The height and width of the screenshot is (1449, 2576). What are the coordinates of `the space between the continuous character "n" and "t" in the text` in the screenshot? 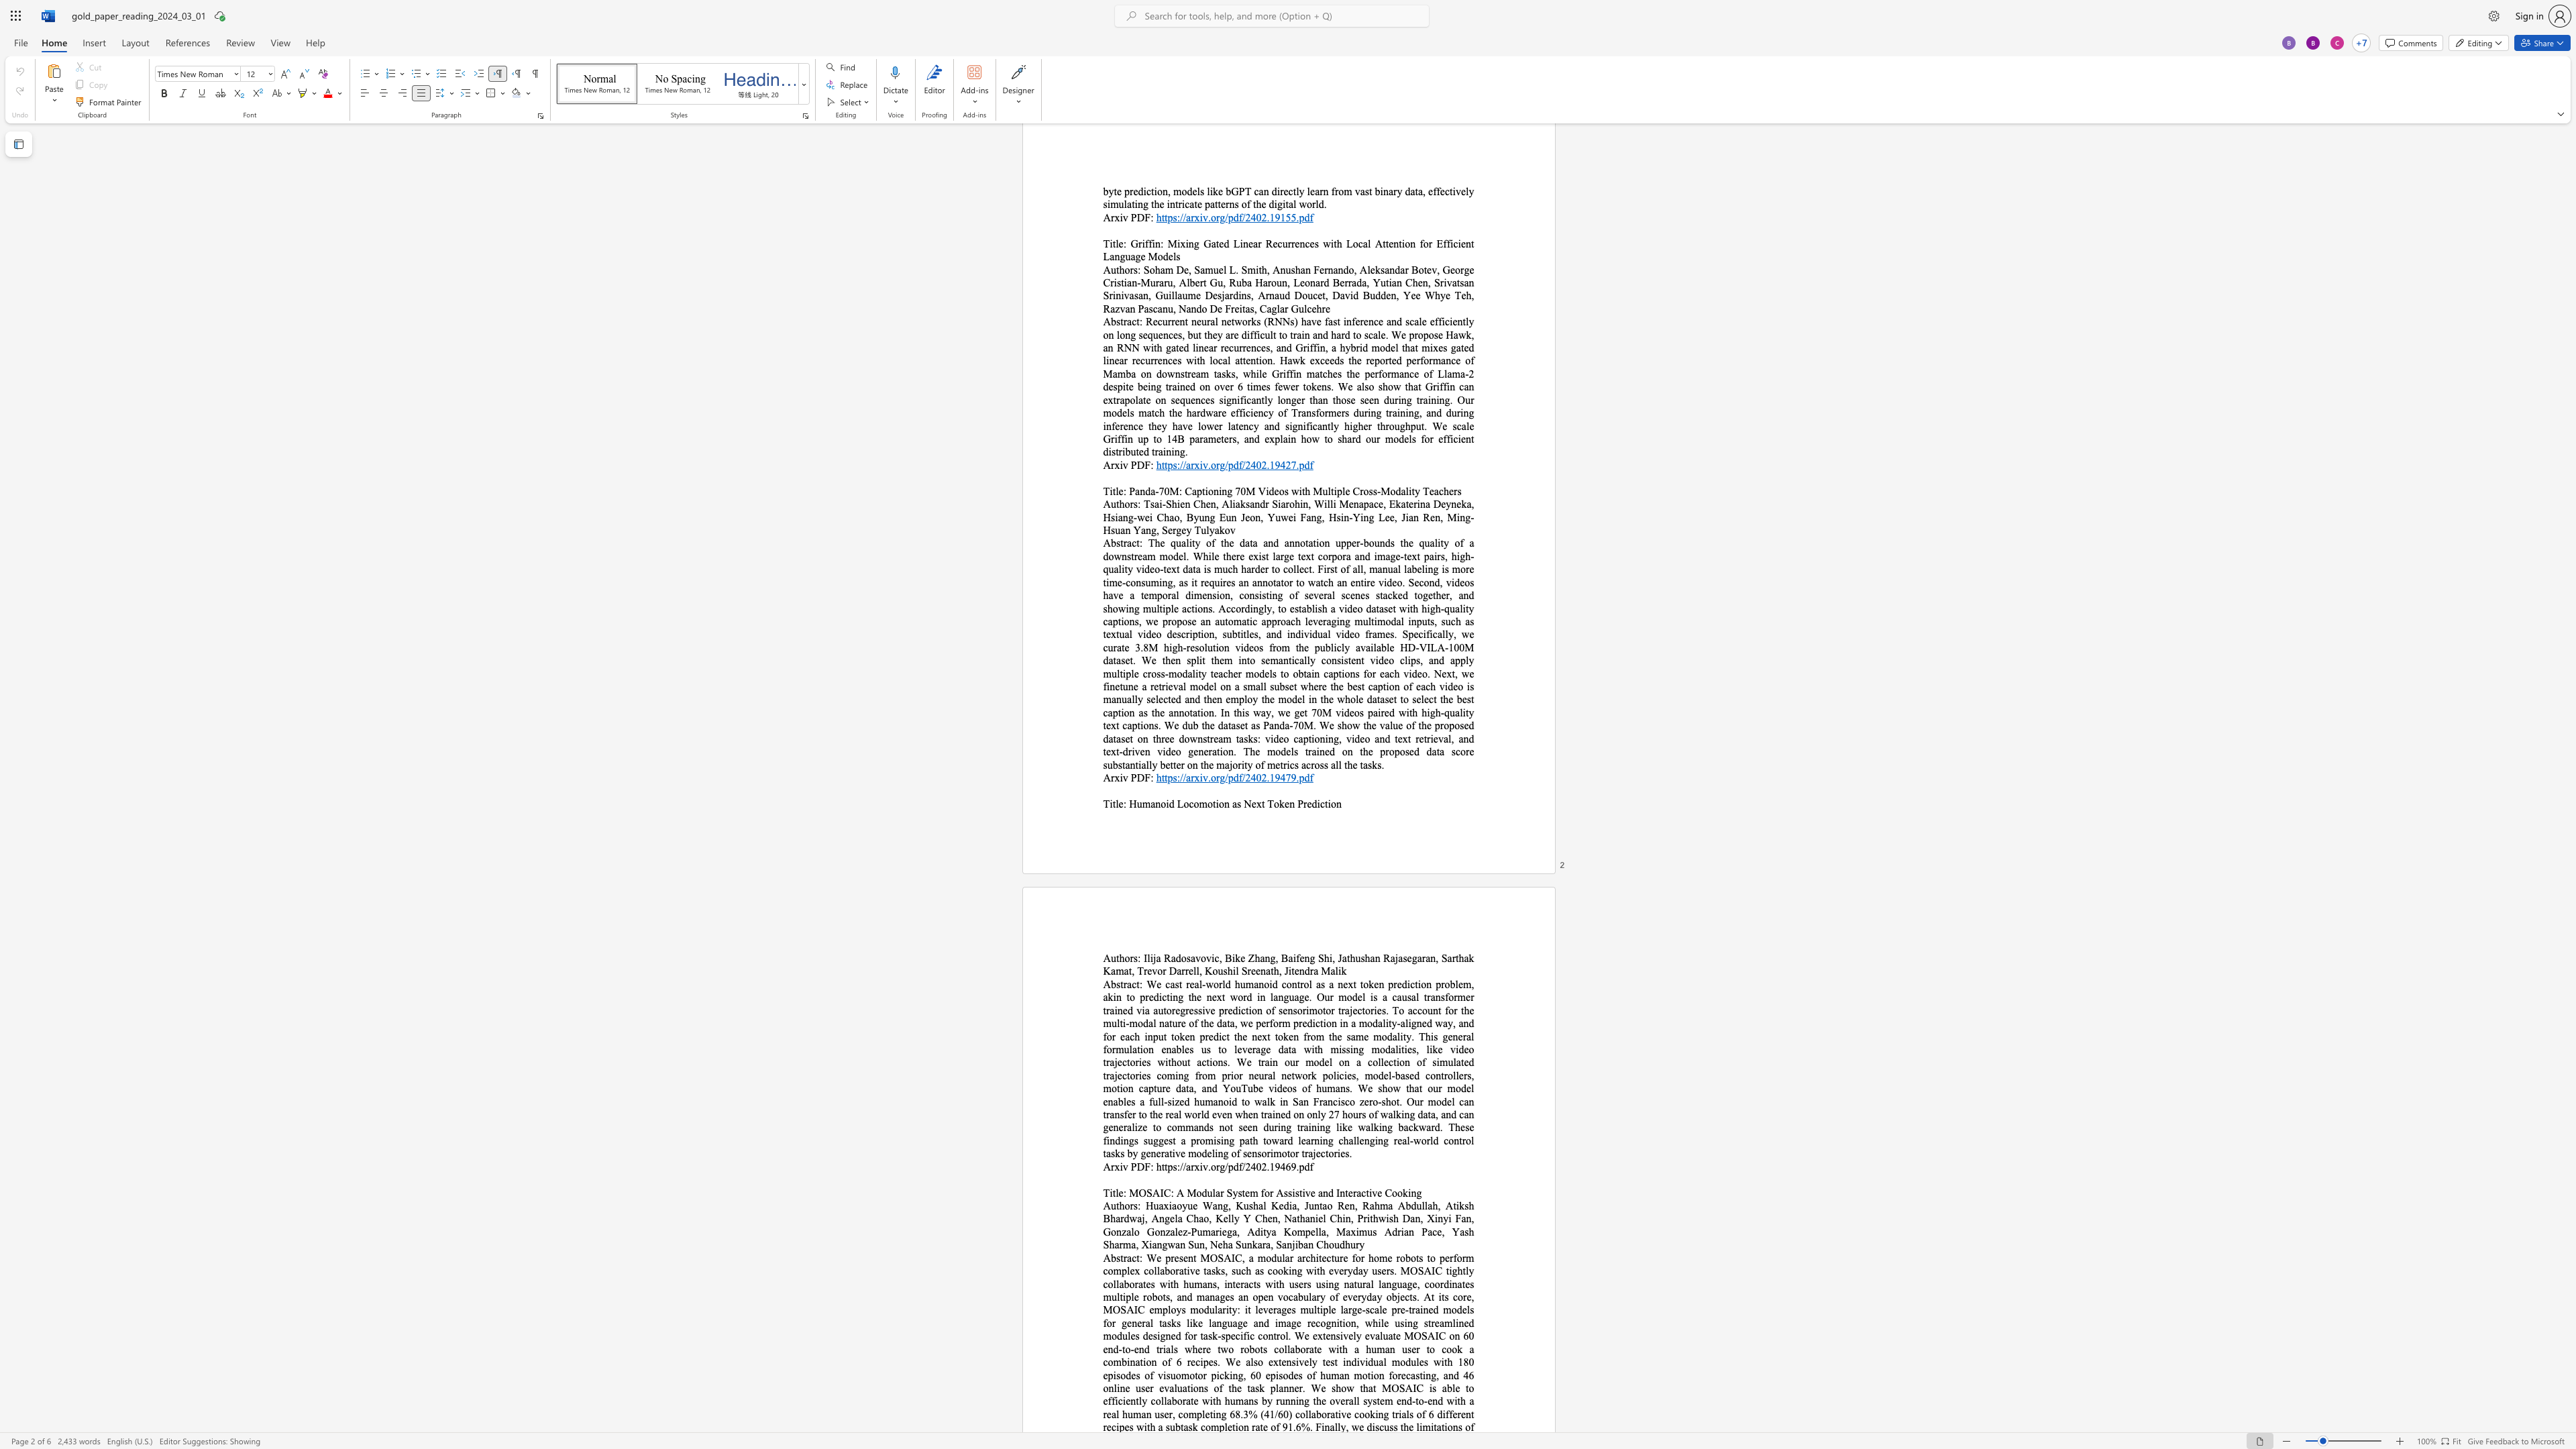 It's located at (1319, 1205).